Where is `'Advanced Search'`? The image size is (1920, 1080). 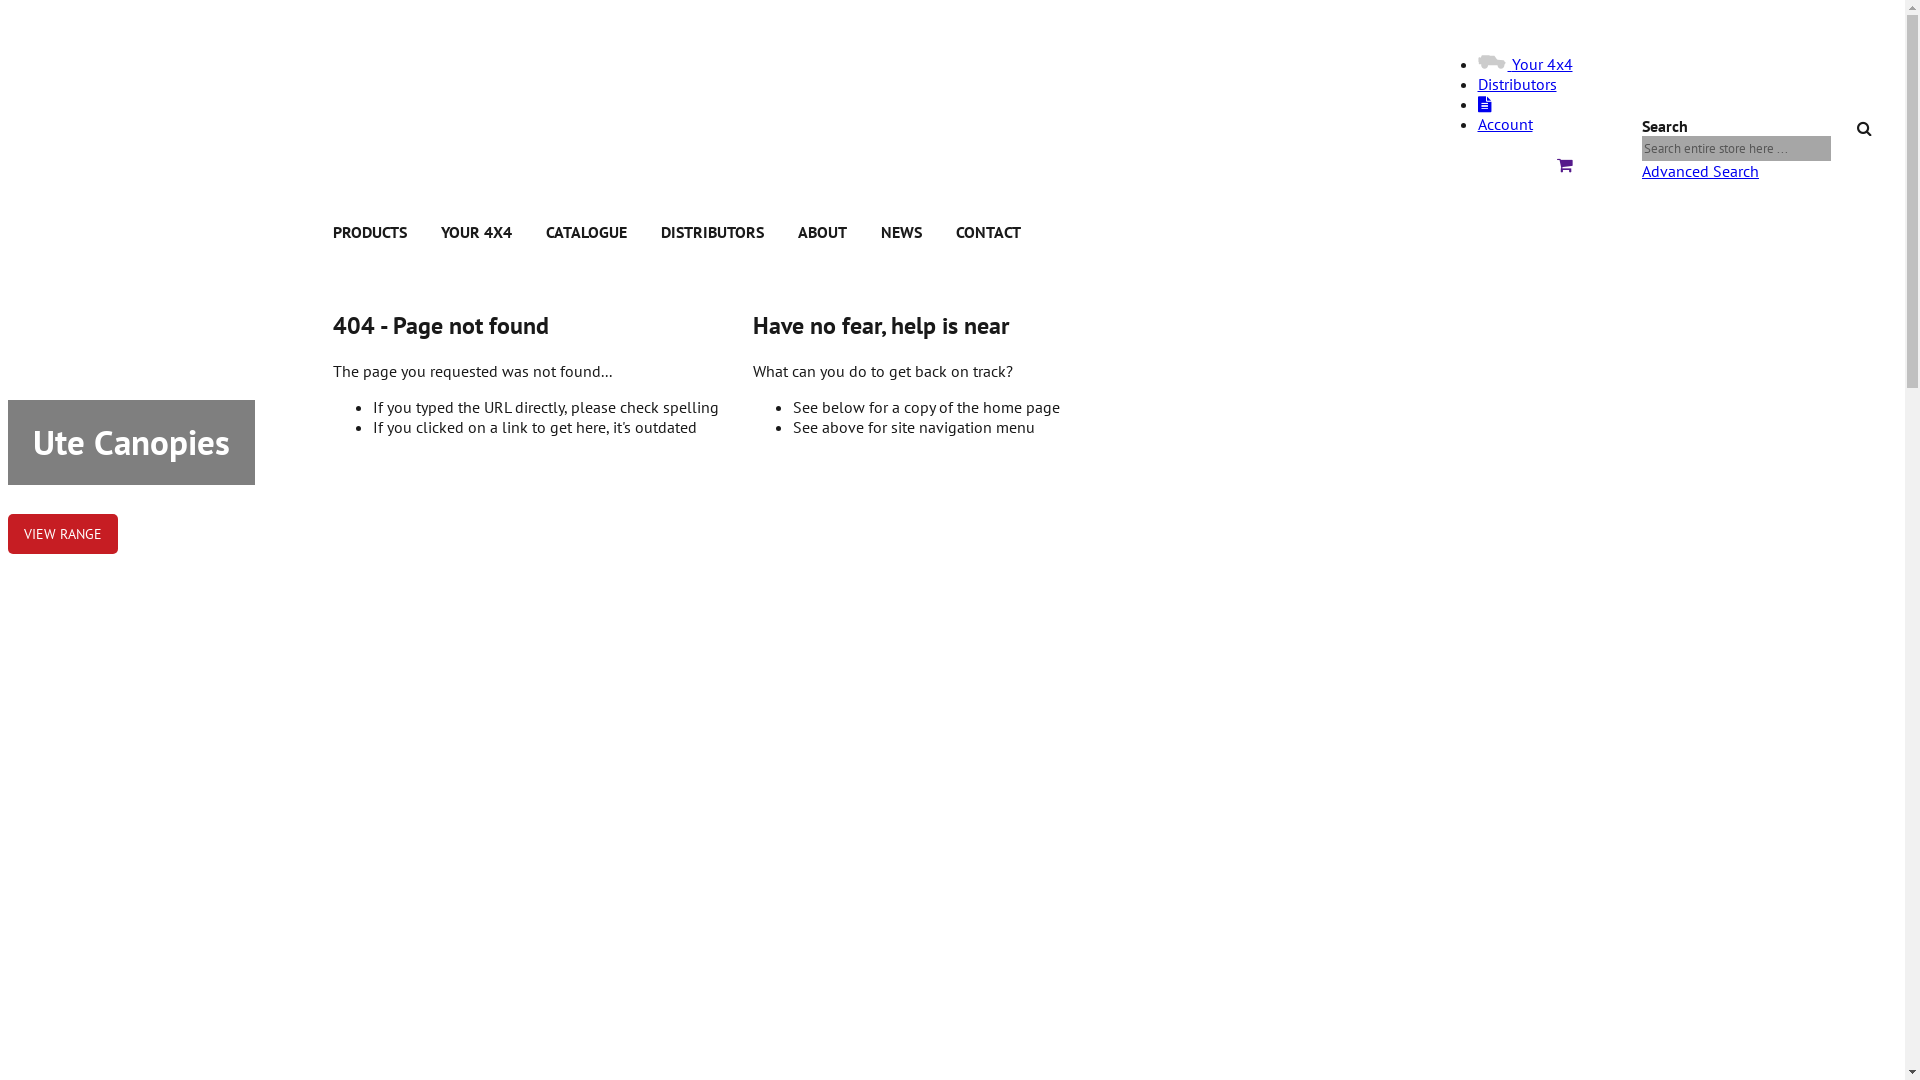
'Advanced Search' is located at coordinates (1699, 169).